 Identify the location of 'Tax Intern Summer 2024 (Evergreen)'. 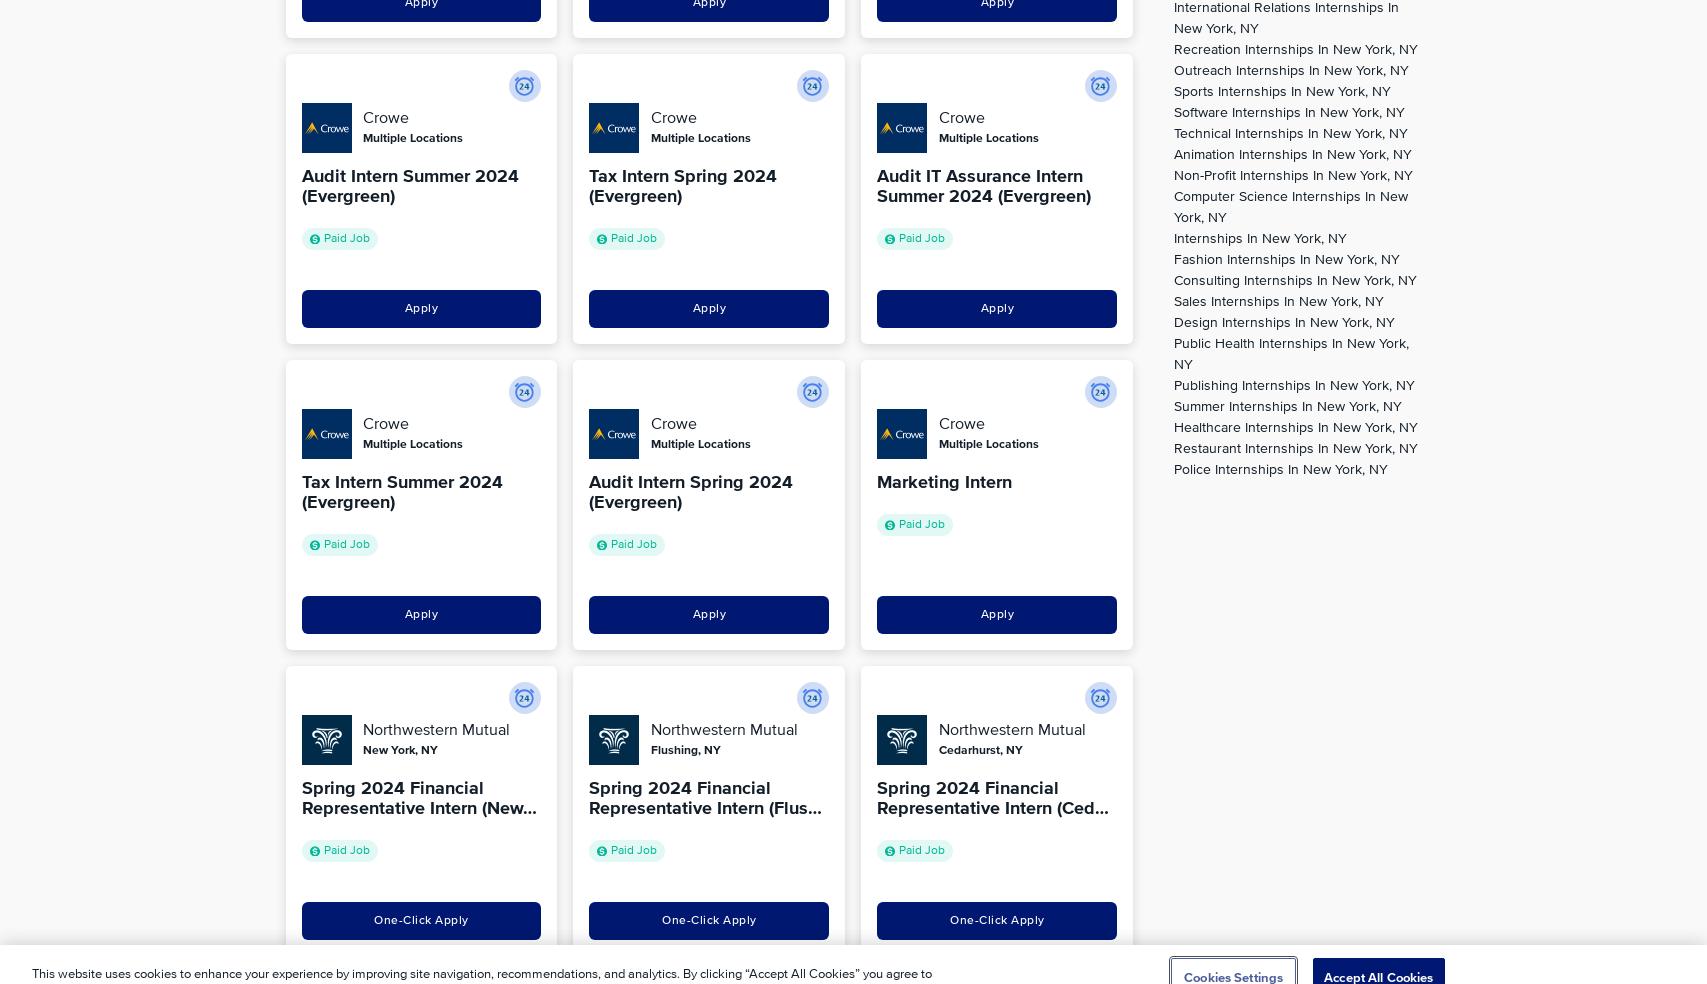
(401, 492).